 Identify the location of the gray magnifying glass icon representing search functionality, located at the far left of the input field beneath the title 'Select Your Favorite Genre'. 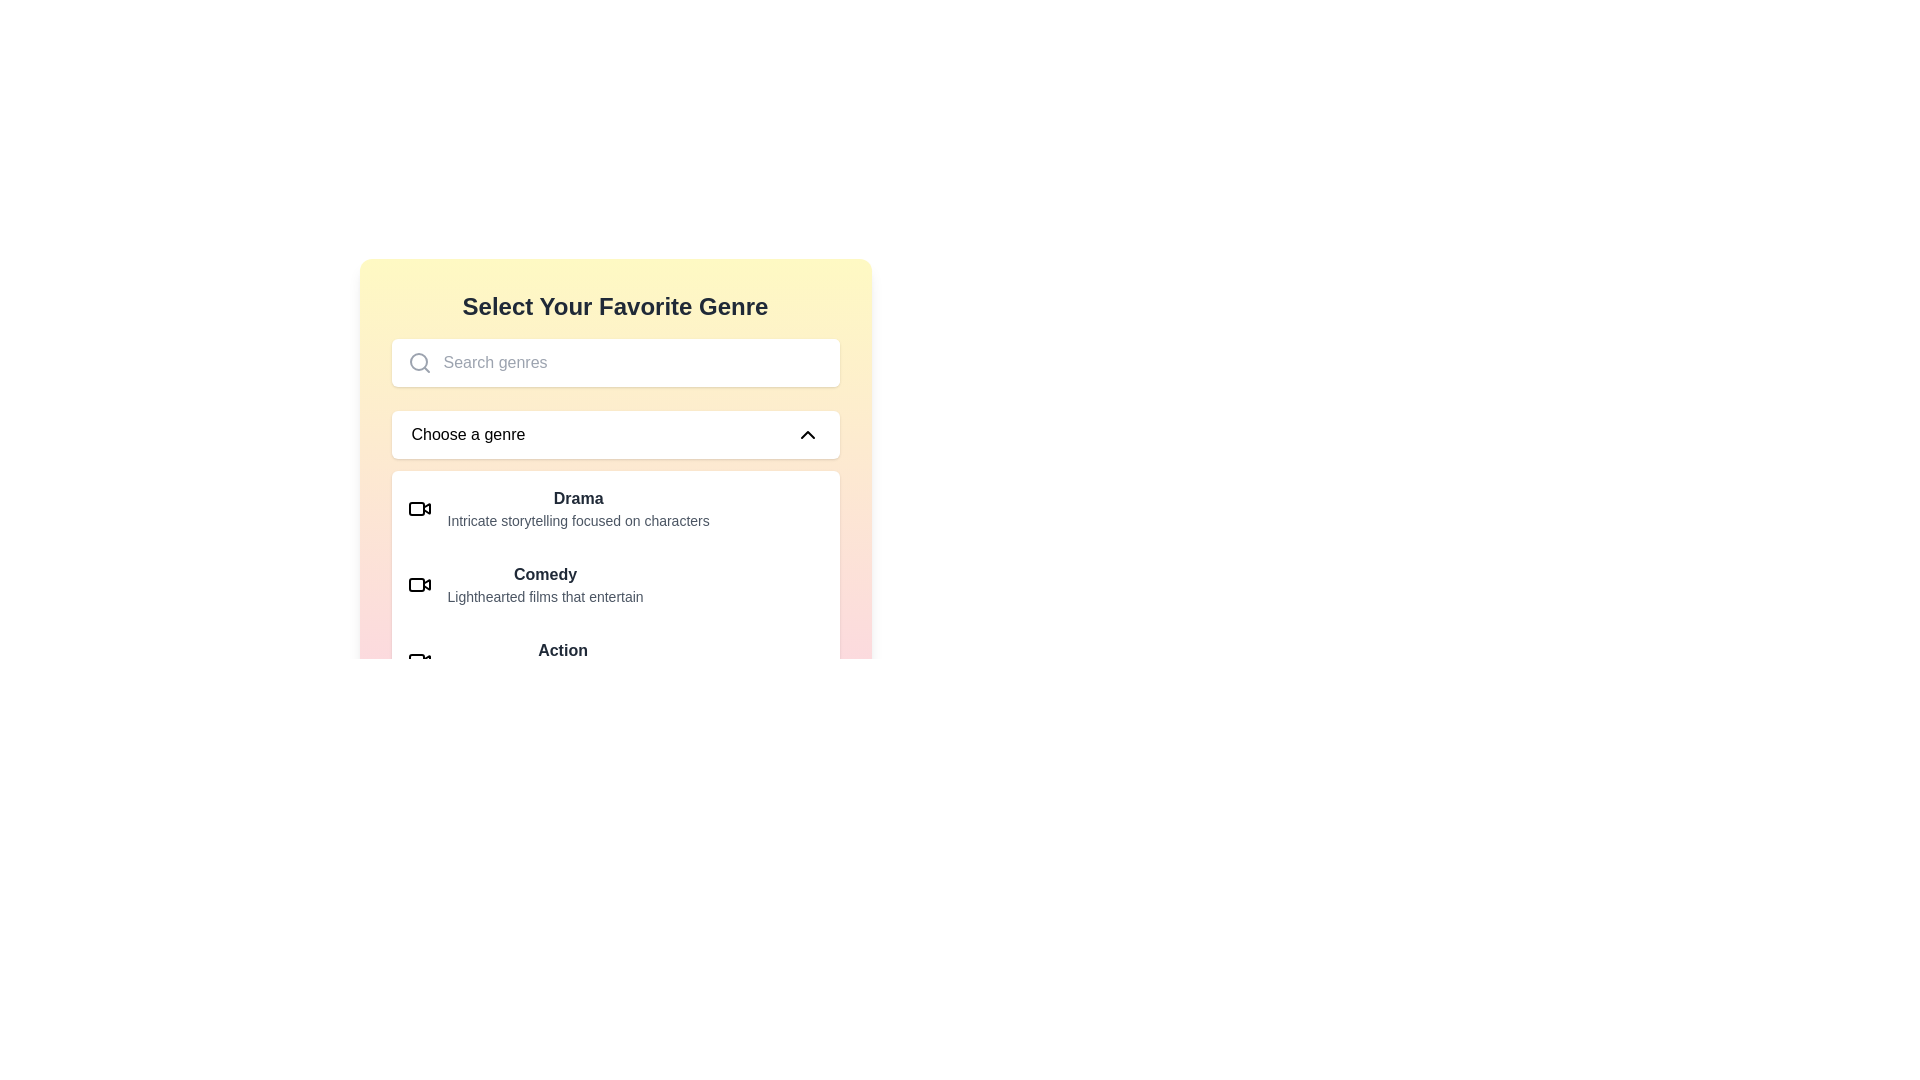
(418, 362).